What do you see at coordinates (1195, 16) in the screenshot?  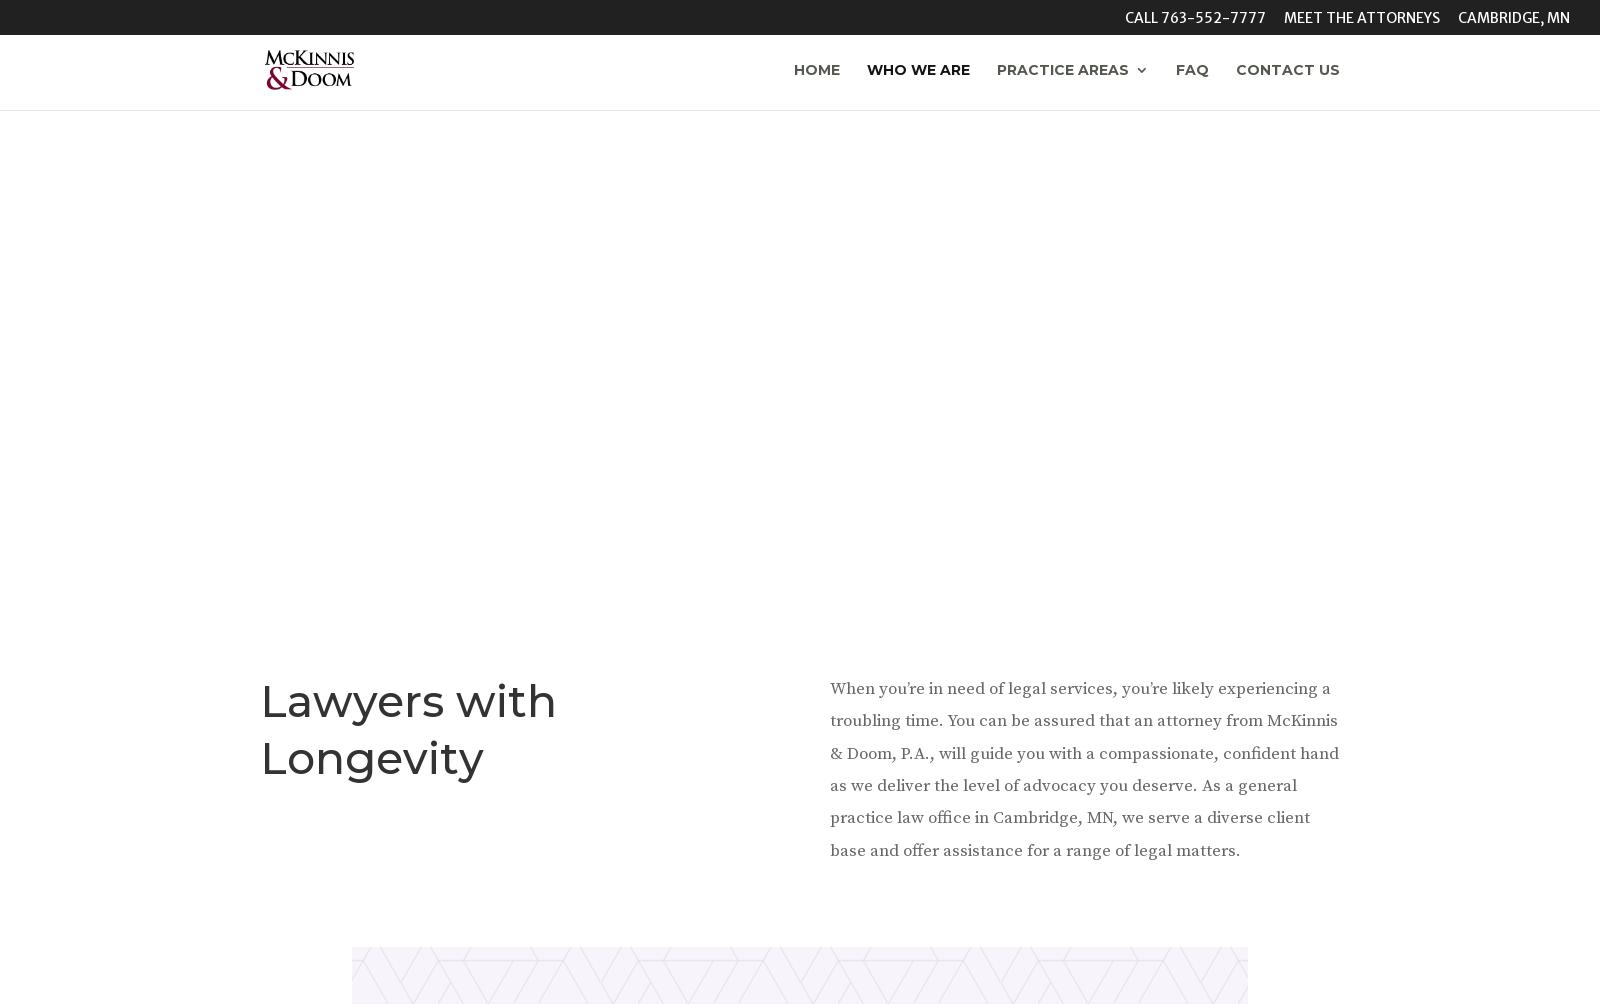 I see `'Call 763-552-7777'` at bounding box center [1195, 16].